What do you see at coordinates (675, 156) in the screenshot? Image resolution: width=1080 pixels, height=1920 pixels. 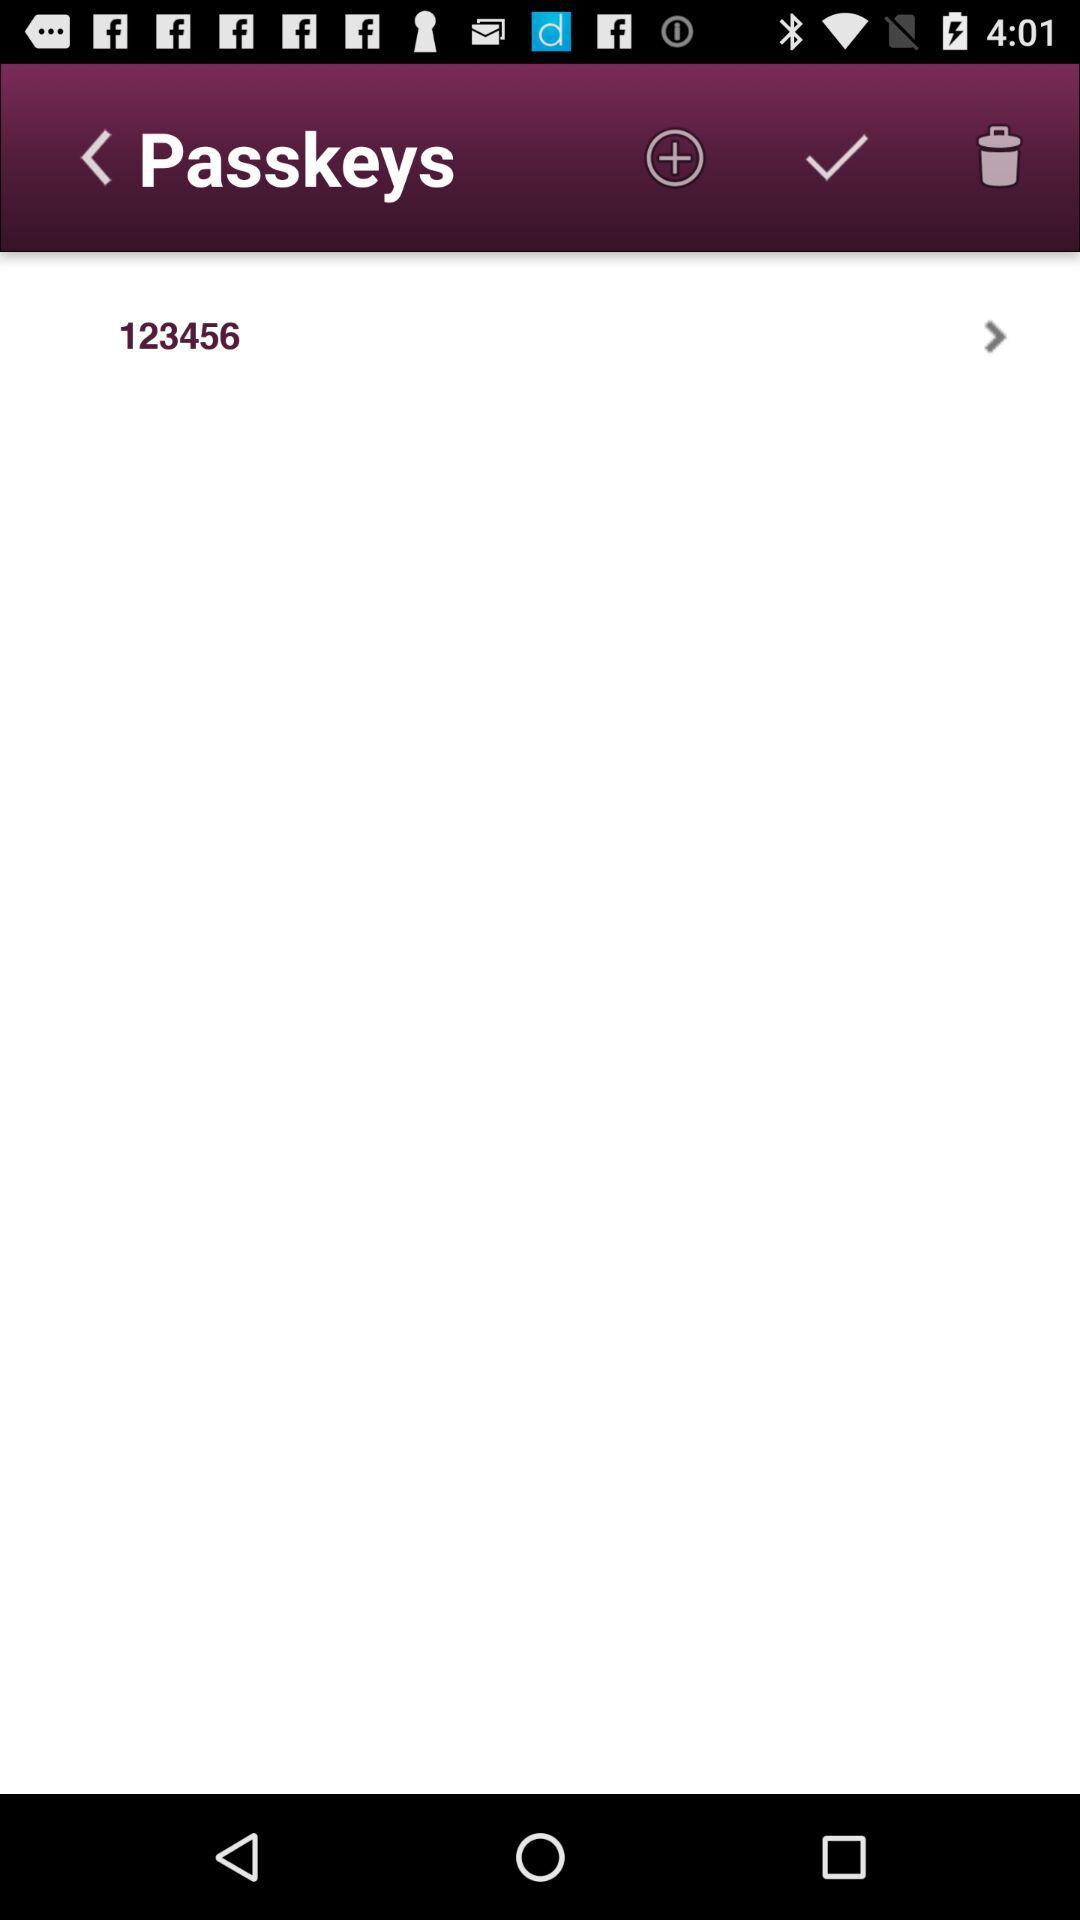 I see `the icon to the right of passkeys item` at bounding box center [675, 156].